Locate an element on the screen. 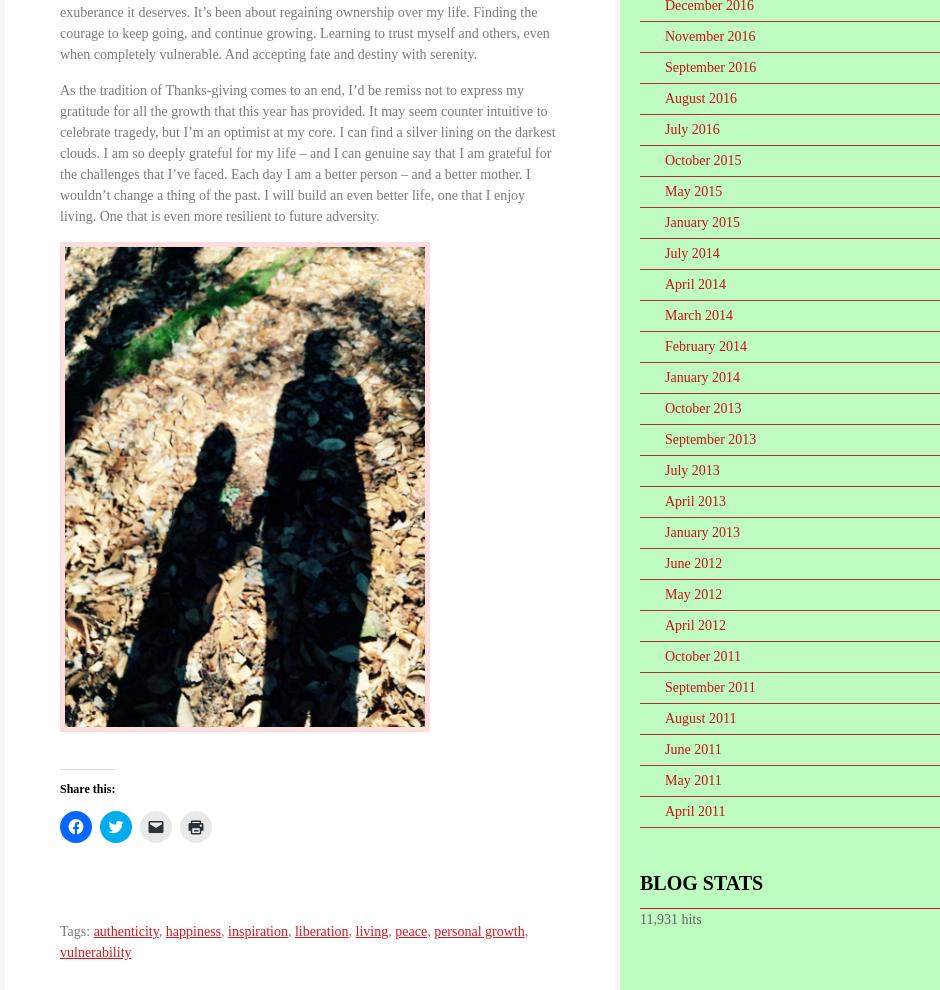 The height and width of the screenshot is (990, 940). 'April 2012' is located at coordinates (664, 624).